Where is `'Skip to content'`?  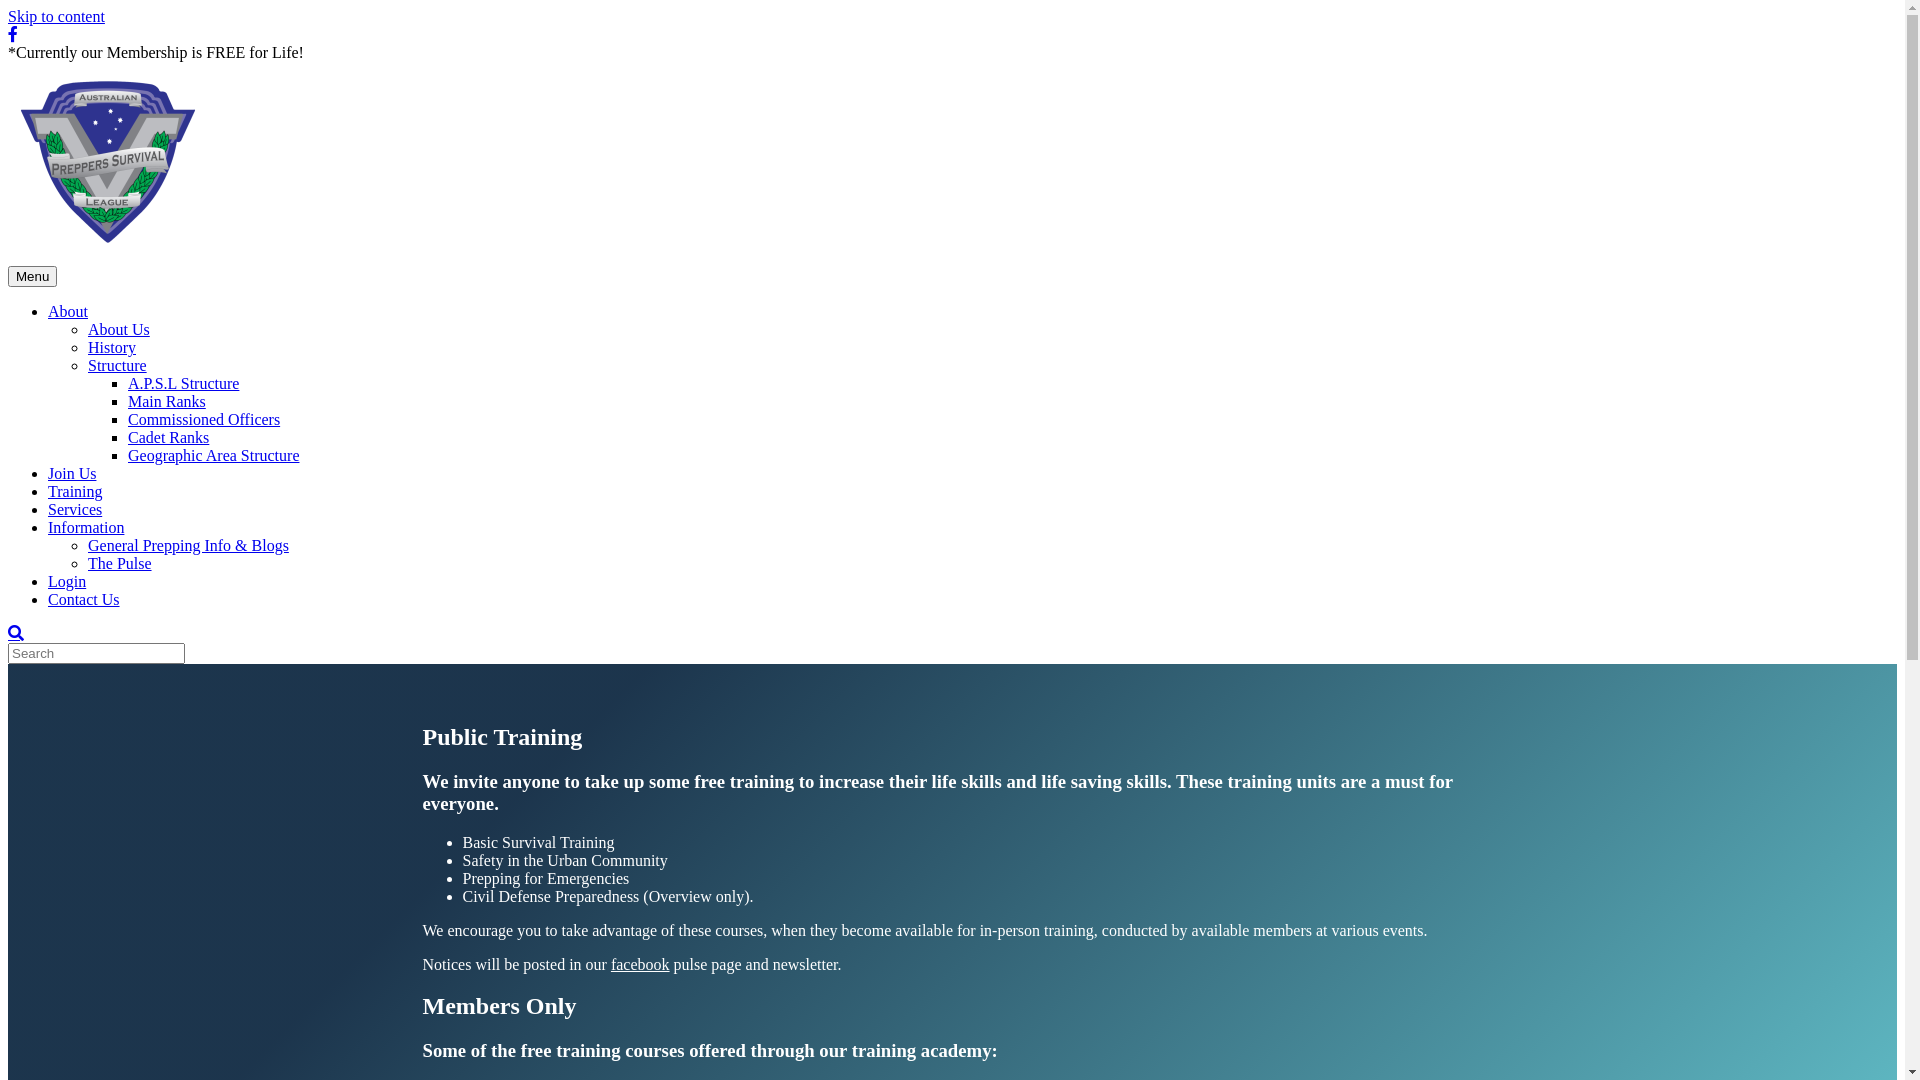 'Skip to content' is located at coordinates (56, 16).